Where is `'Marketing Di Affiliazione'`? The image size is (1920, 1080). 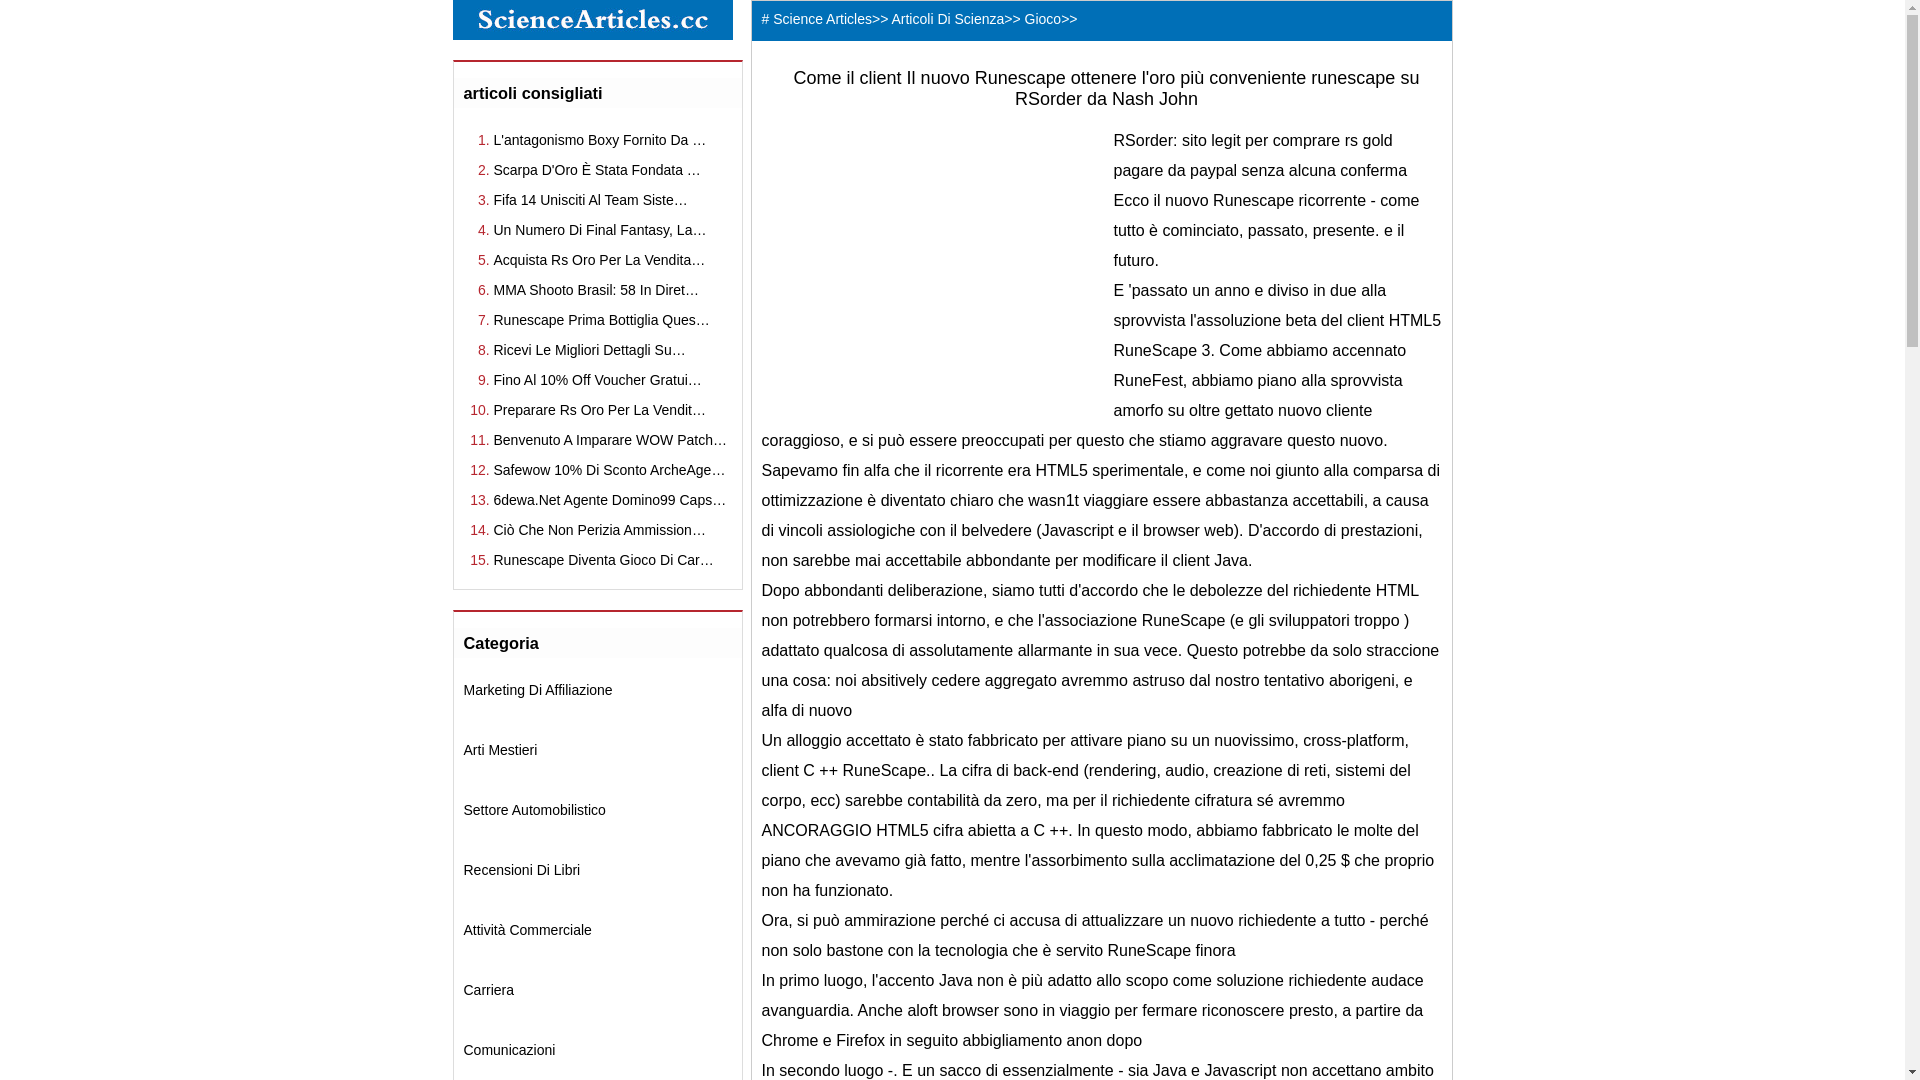 'Marketing Di Affiliazione' is located at coordinates (538, 689).